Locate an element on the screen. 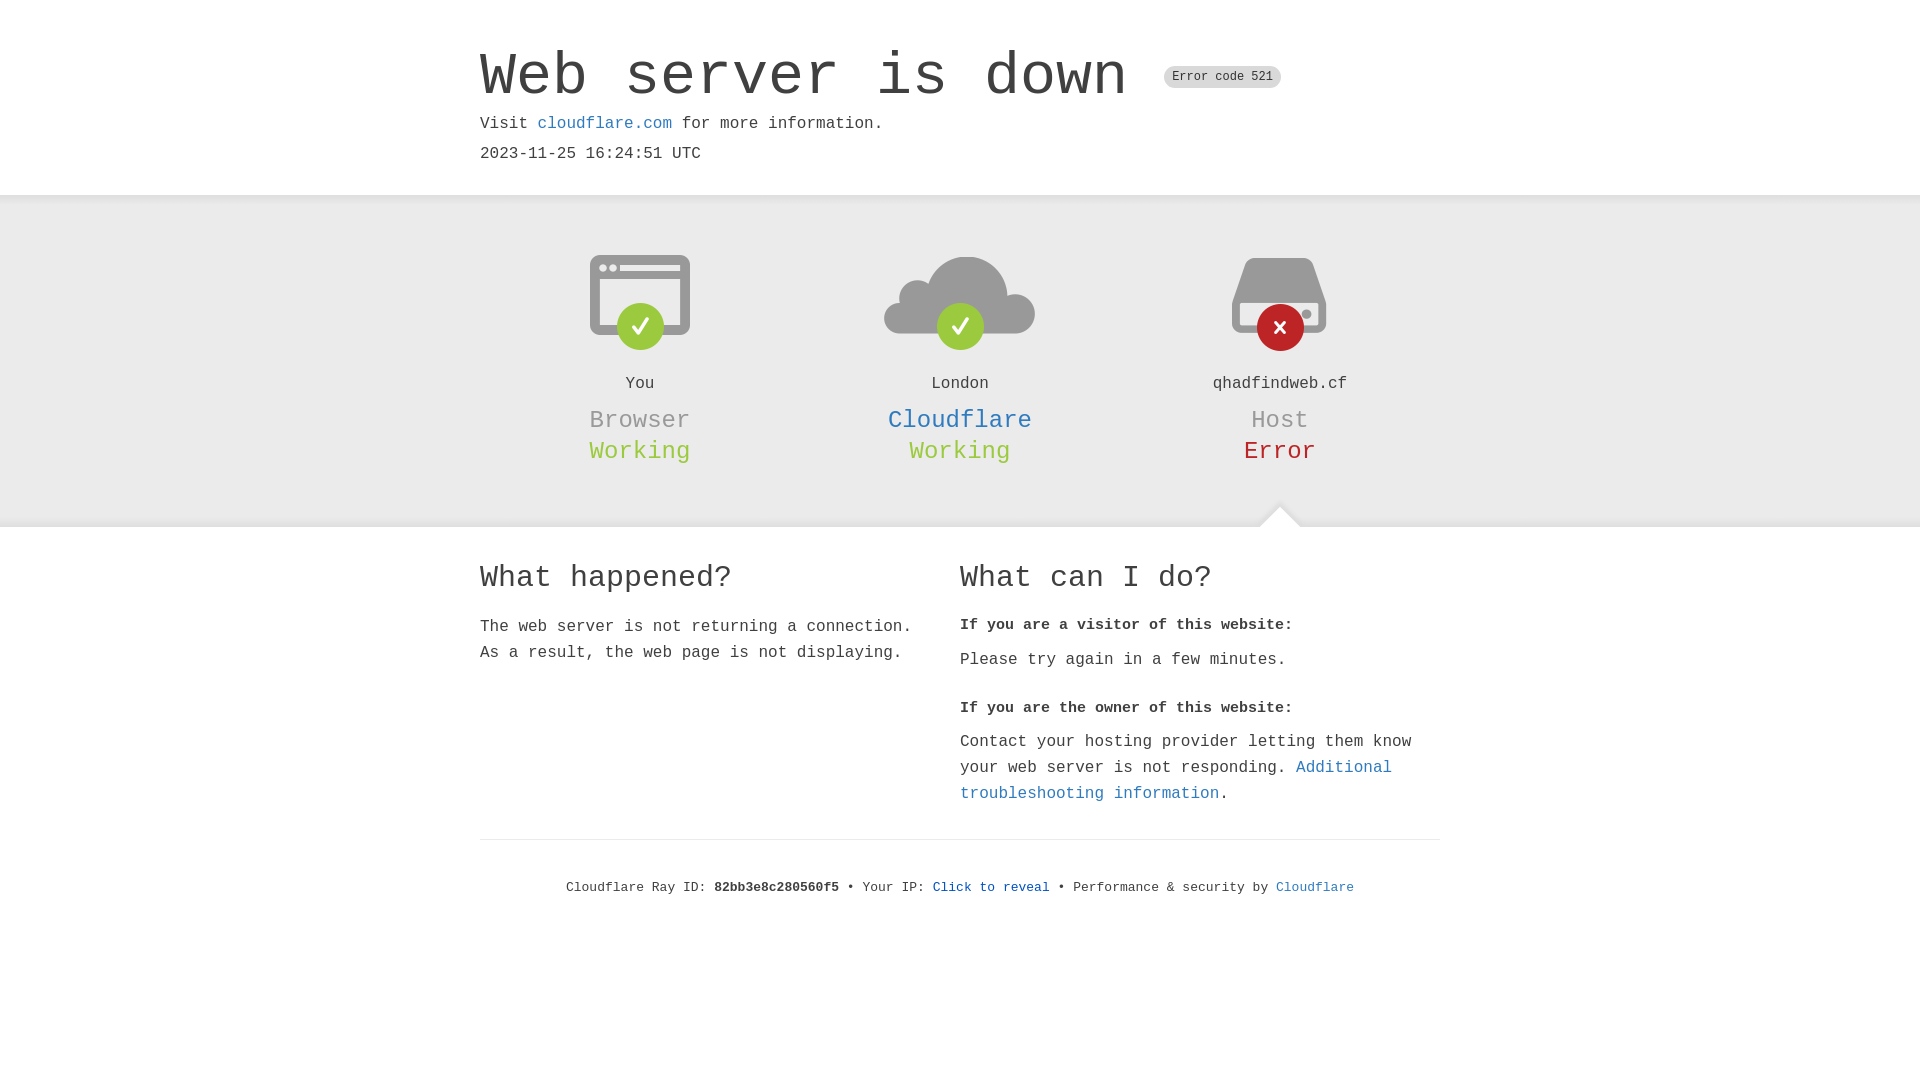 Image resolution: width=1920 pixels, height=1080 pixels. 'cloudflare.com' is located at coordinates (603, 123).